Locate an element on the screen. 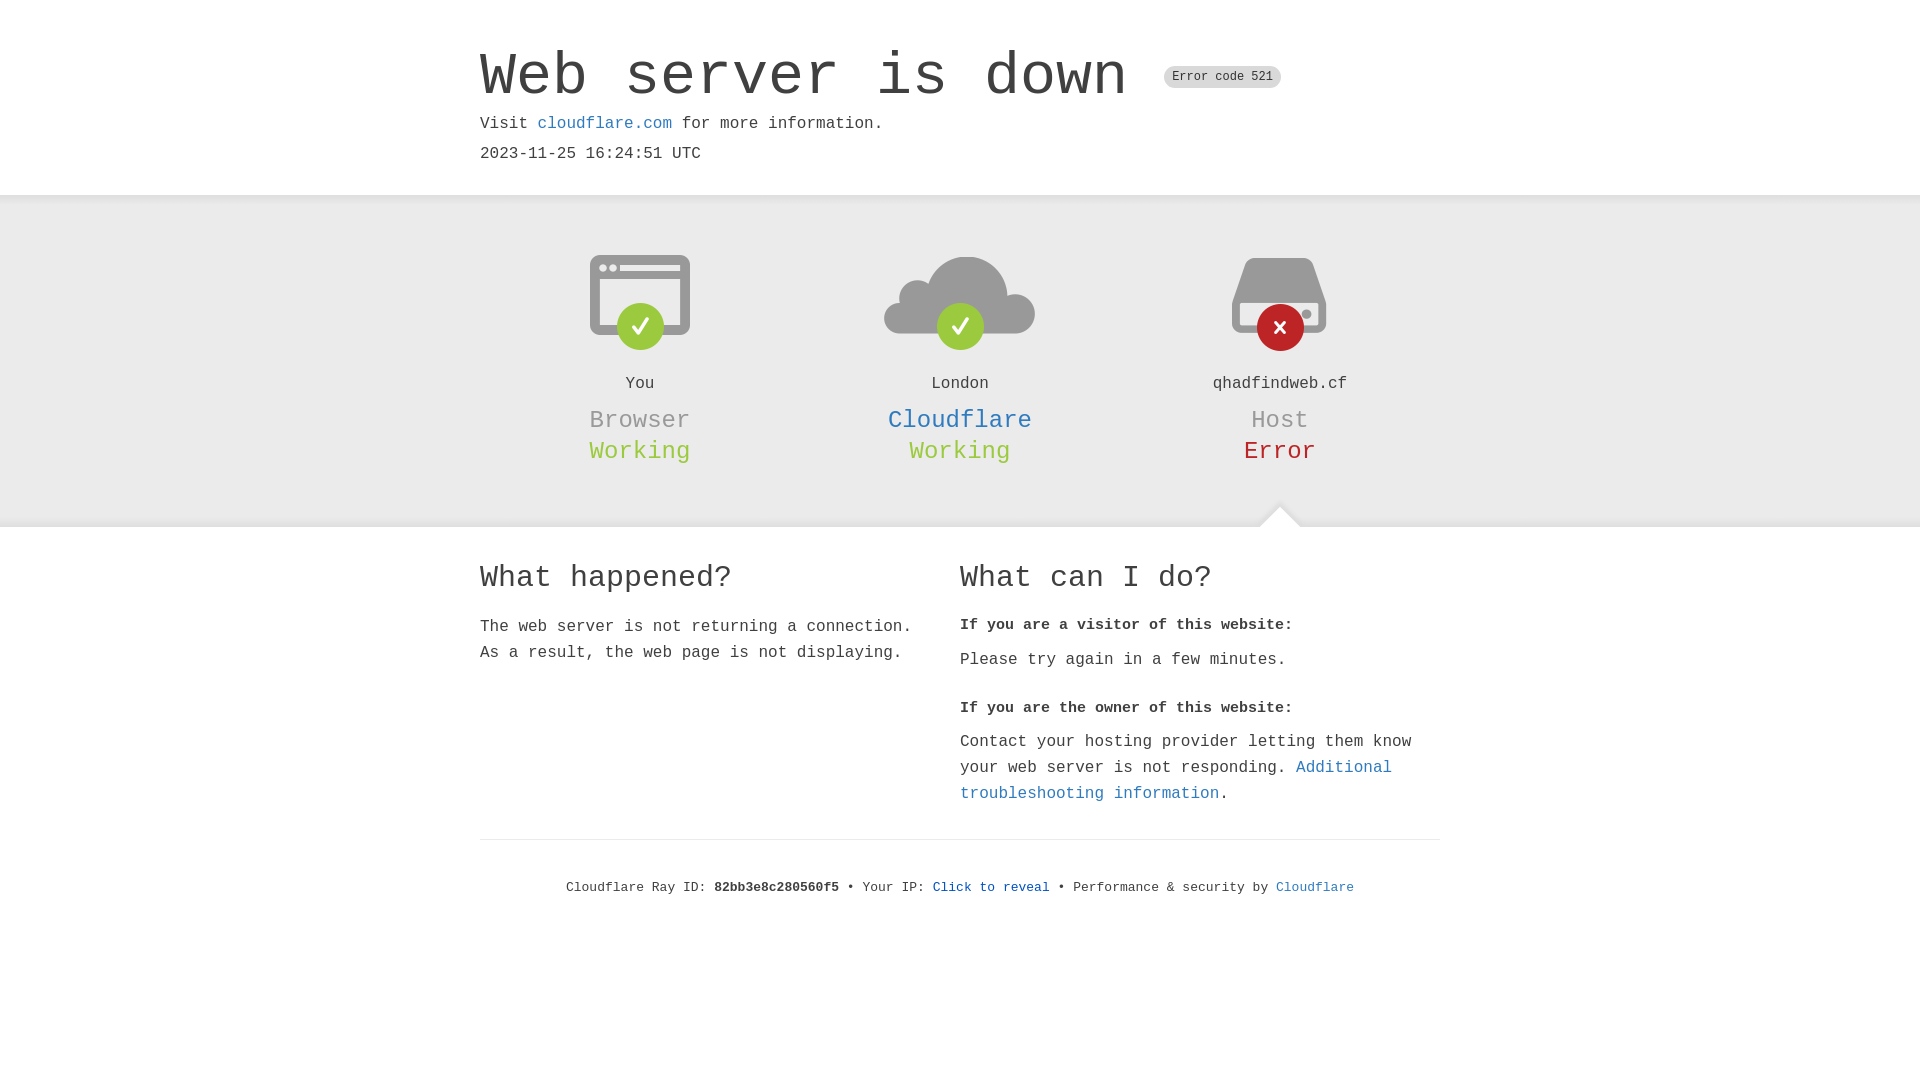 Image resolution: width=1920 pixels, height=1080 pixels. 'cloudflare.com' is located at coordinates (603, 123).